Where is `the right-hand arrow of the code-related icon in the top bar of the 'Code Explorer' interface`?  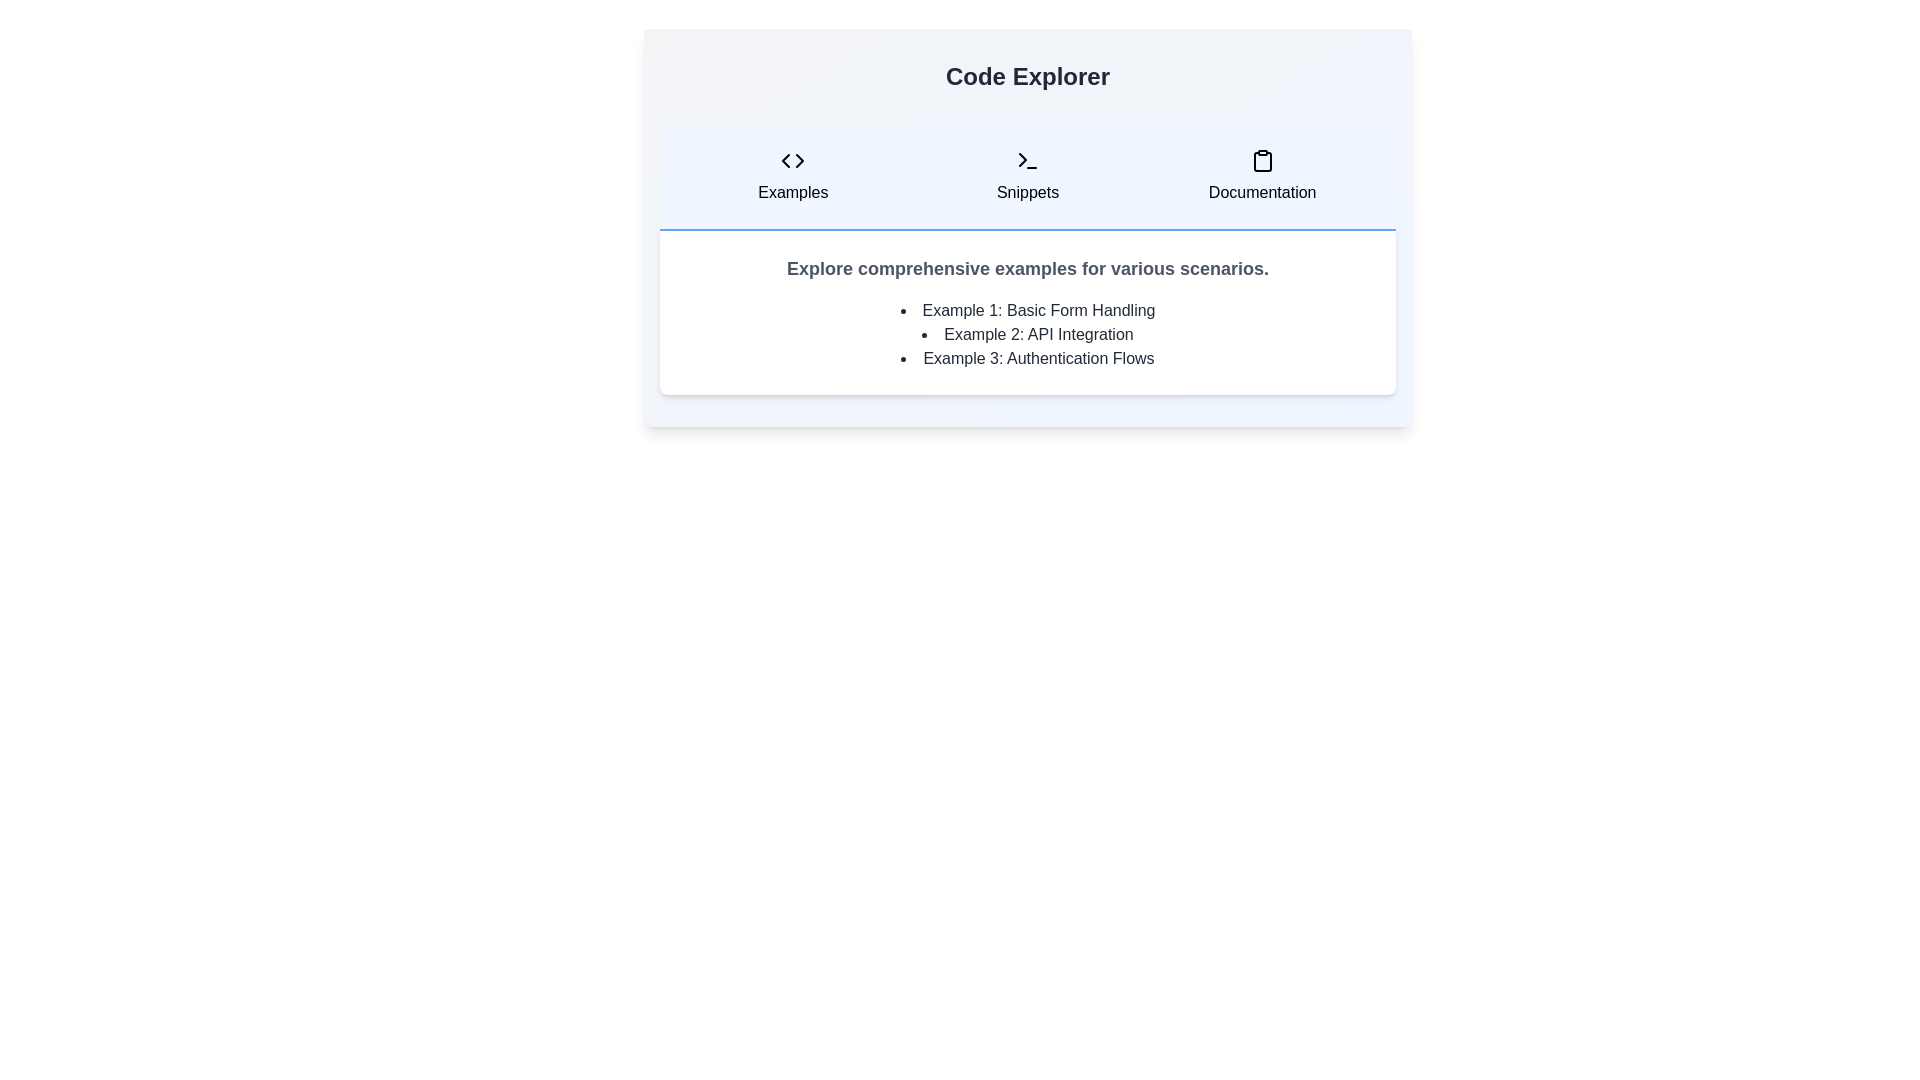
the right-hand arrow of the code-related icon in the top bar of the 'Code Explorer' interface is located at coordinates (800, 160).